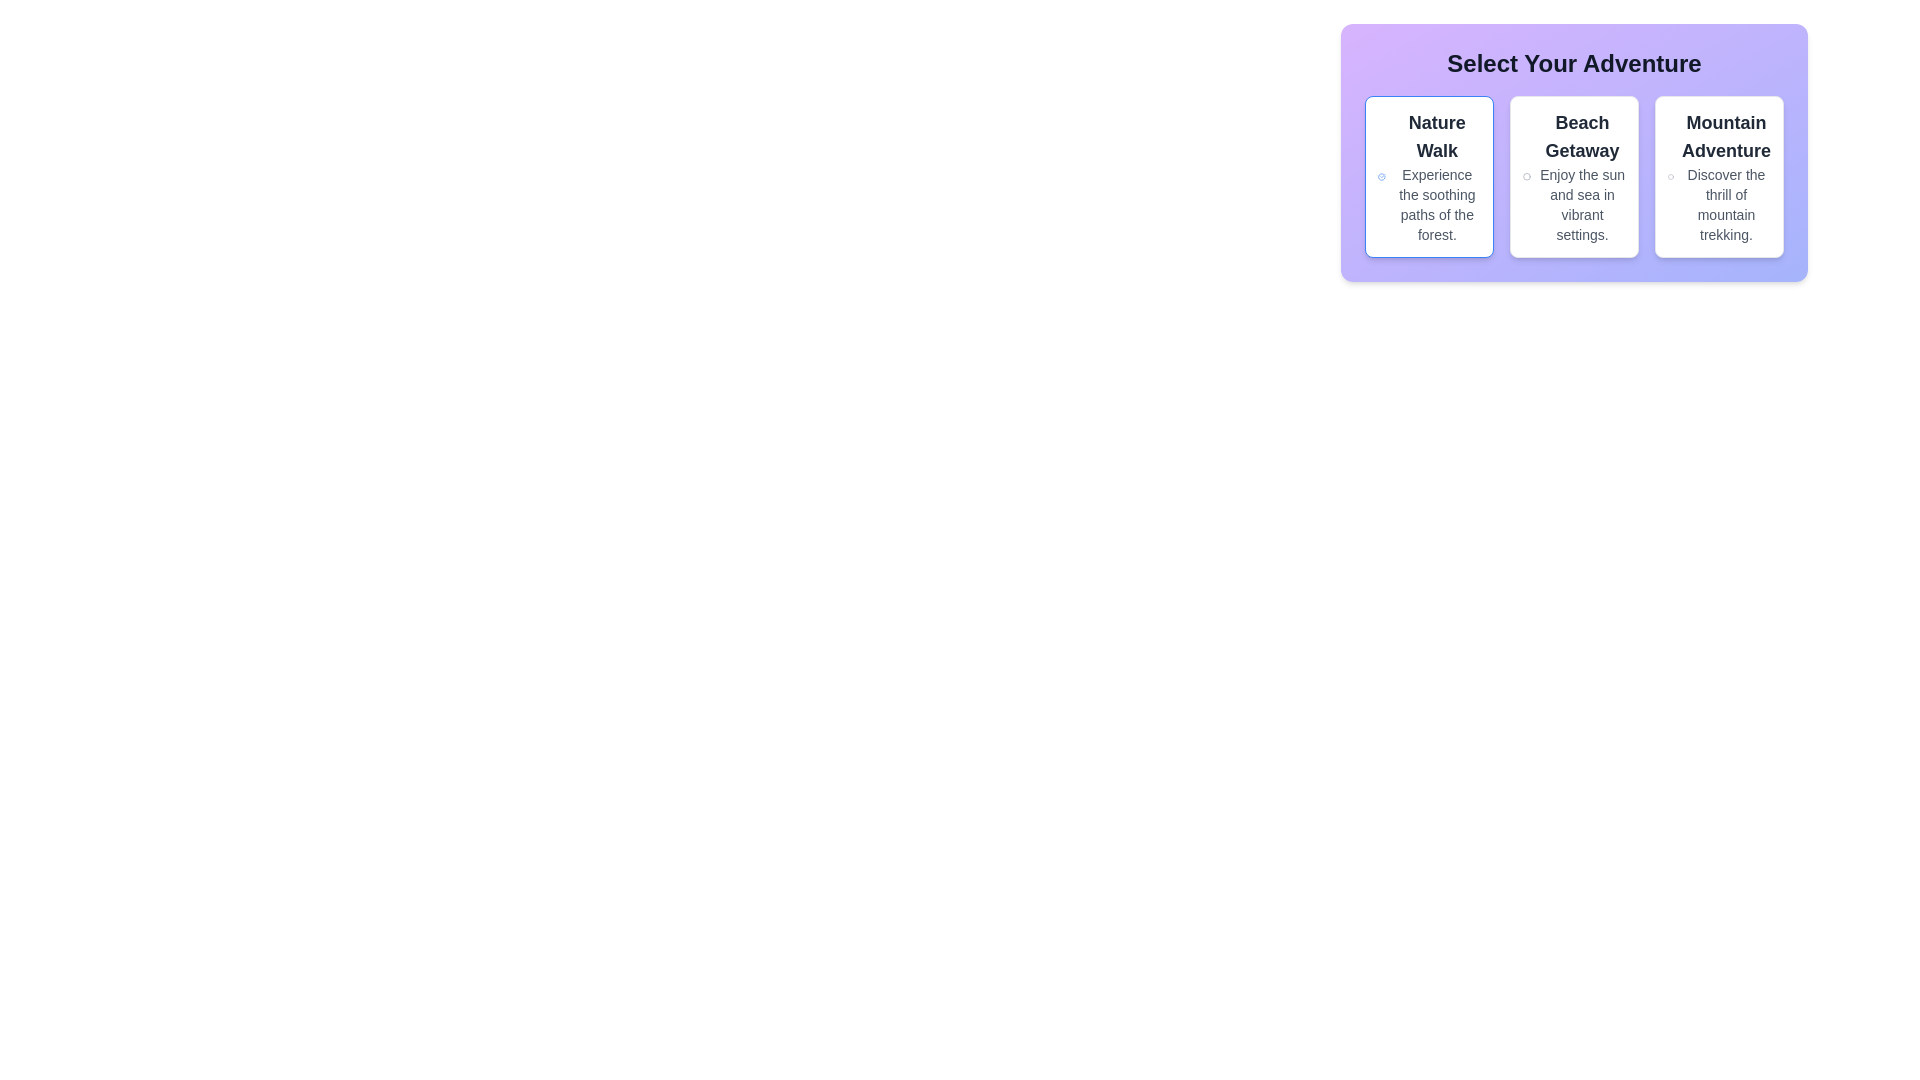 This screenshot has width=1920, height=1080. I want to click on the 'Beach Getaway' card, which is the middle card in a row of three, so click(1573, 176).